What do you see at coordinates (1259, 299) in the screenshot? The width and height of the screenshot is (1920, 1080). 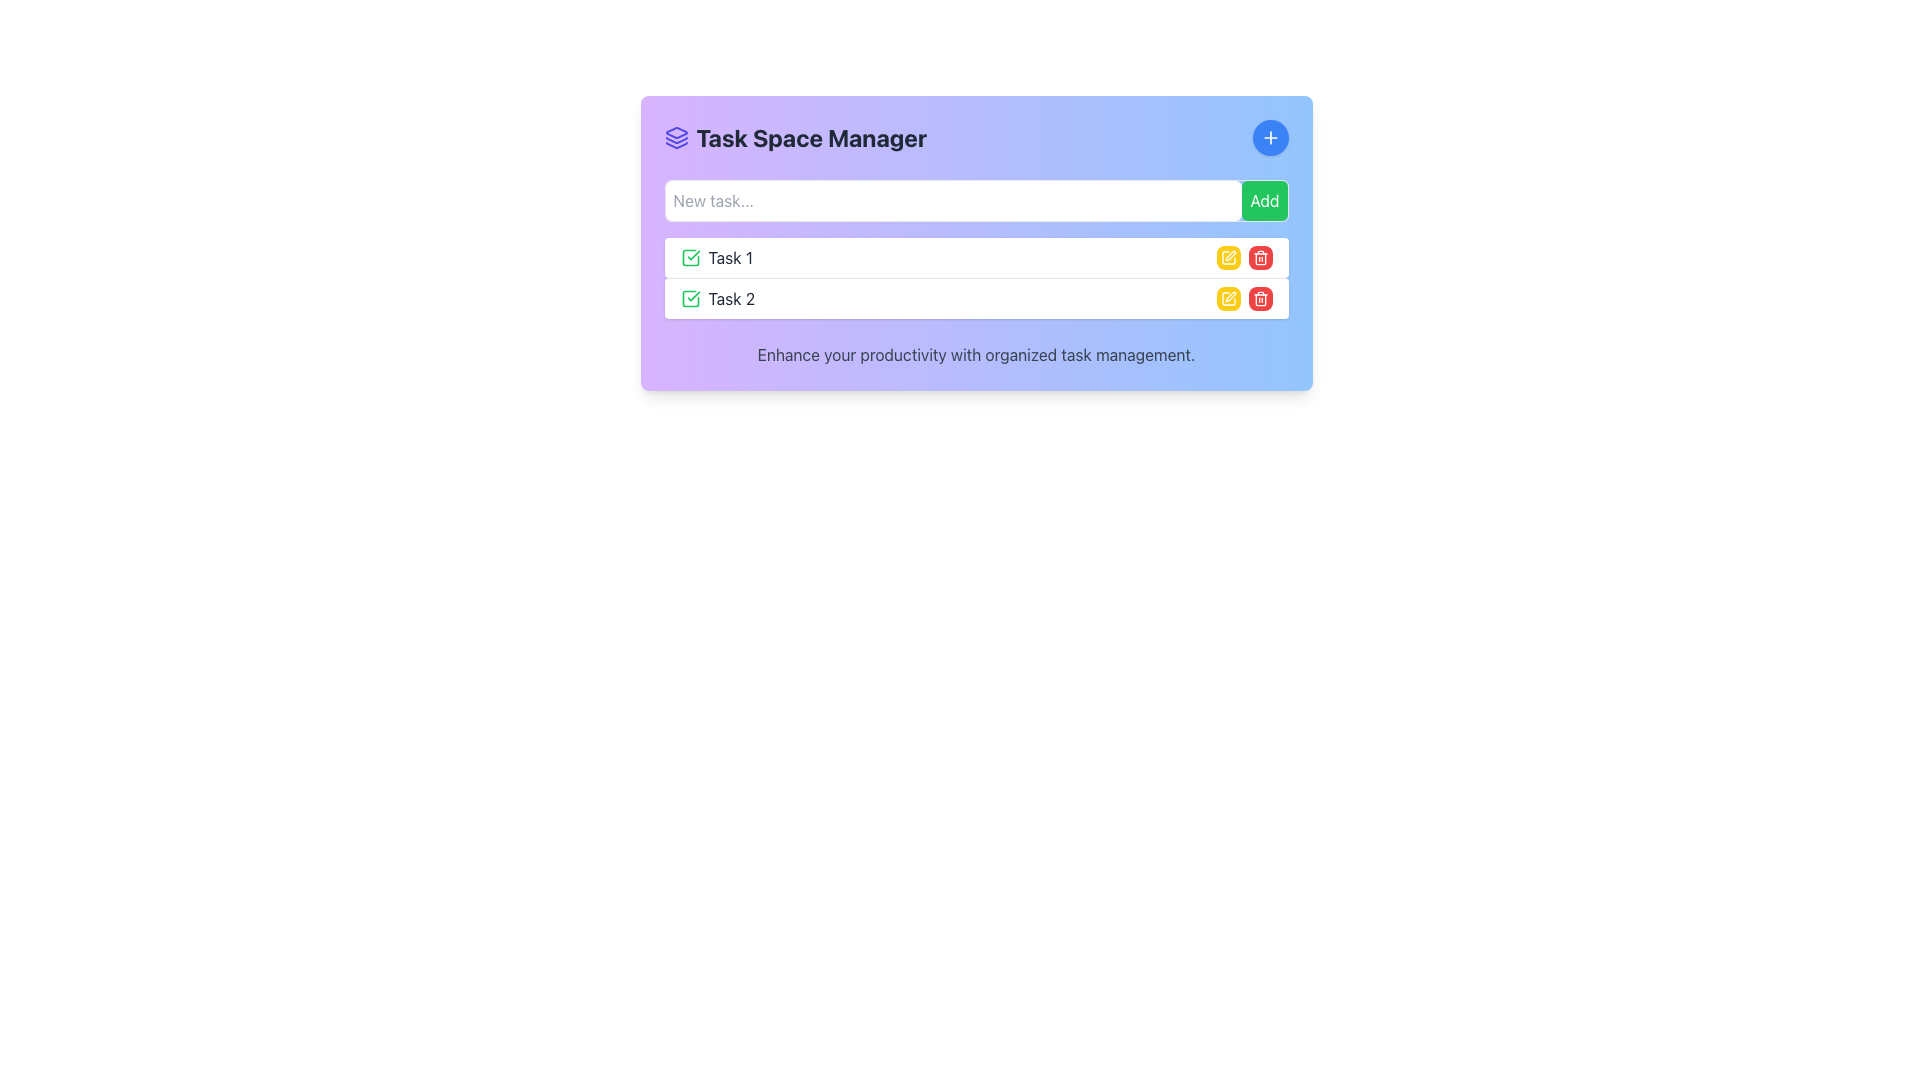 I see `the delete button located in the last cell of the second row of tasks in the task manager interface` at bounding box center [1259, 299].